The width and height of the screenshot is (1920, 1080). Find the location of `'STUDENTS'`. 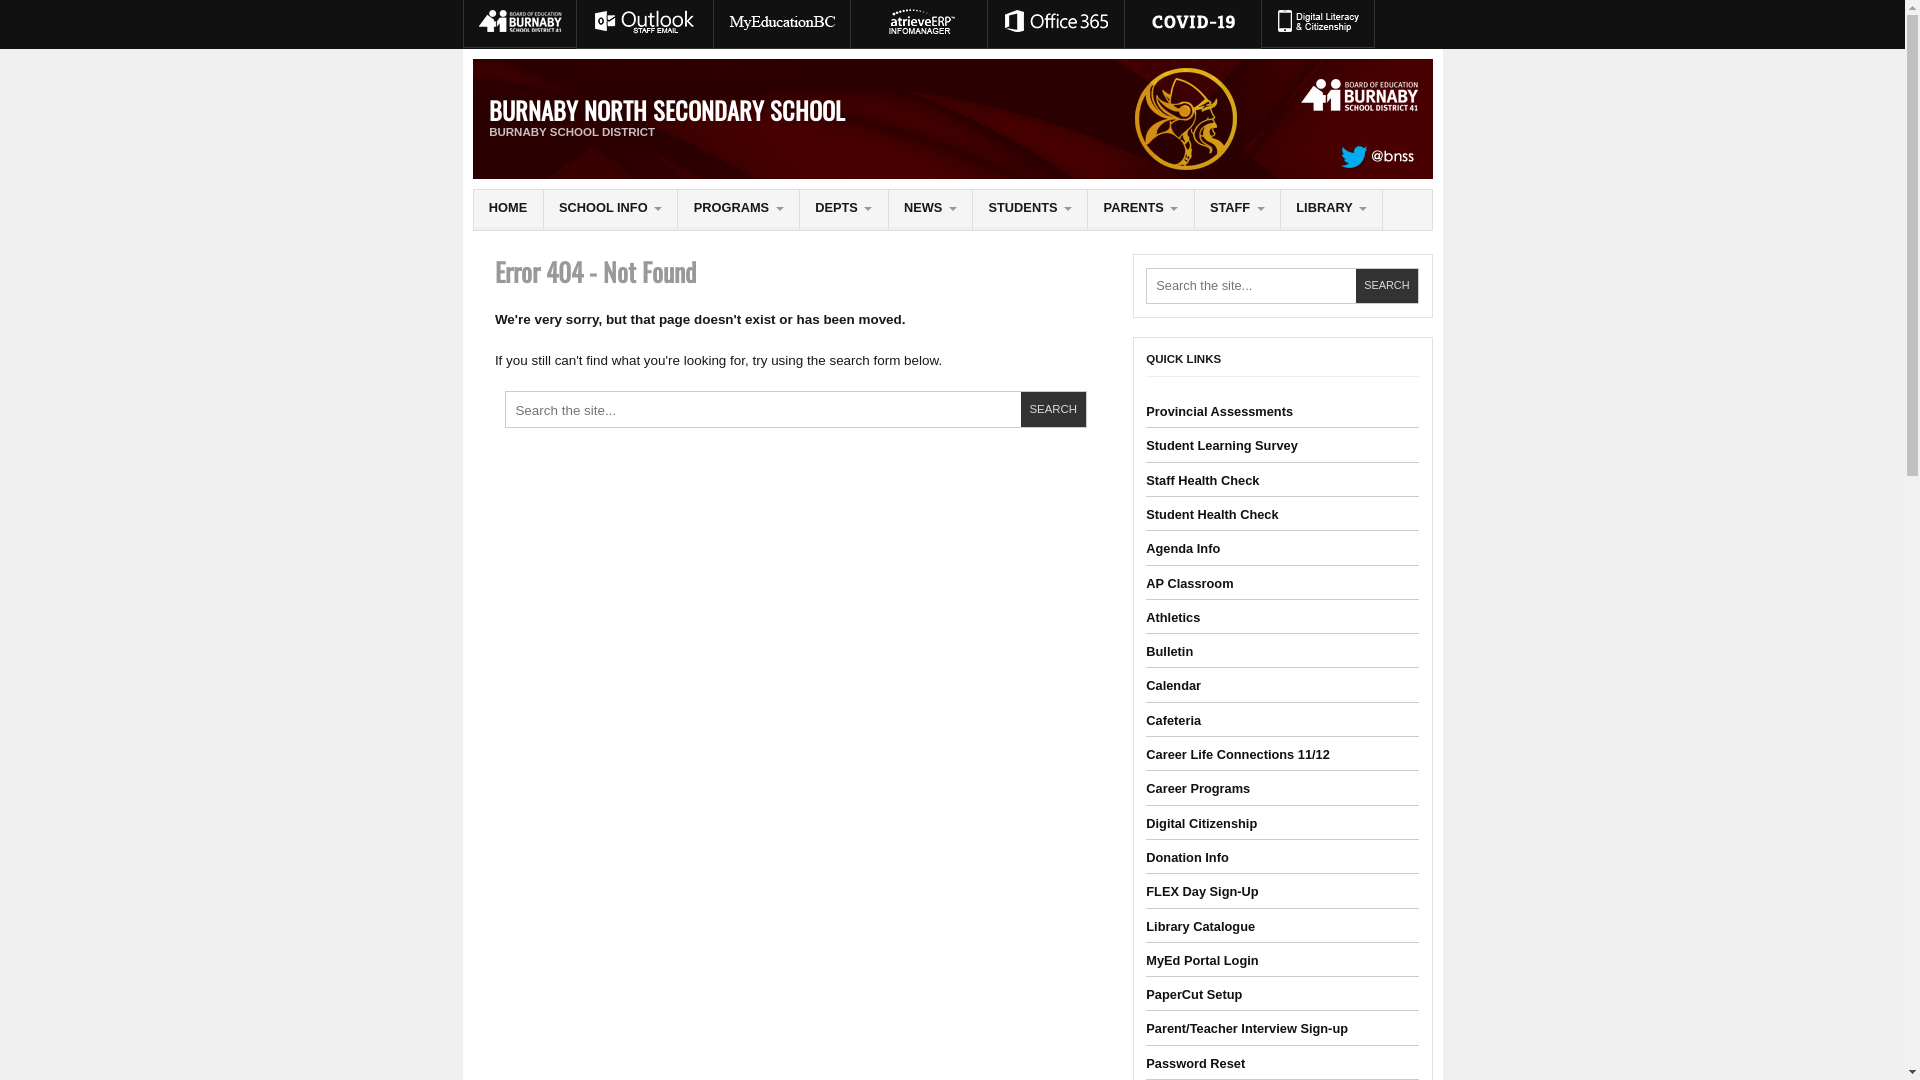

'STUDENTS' is located at coordinates (1030, 209).